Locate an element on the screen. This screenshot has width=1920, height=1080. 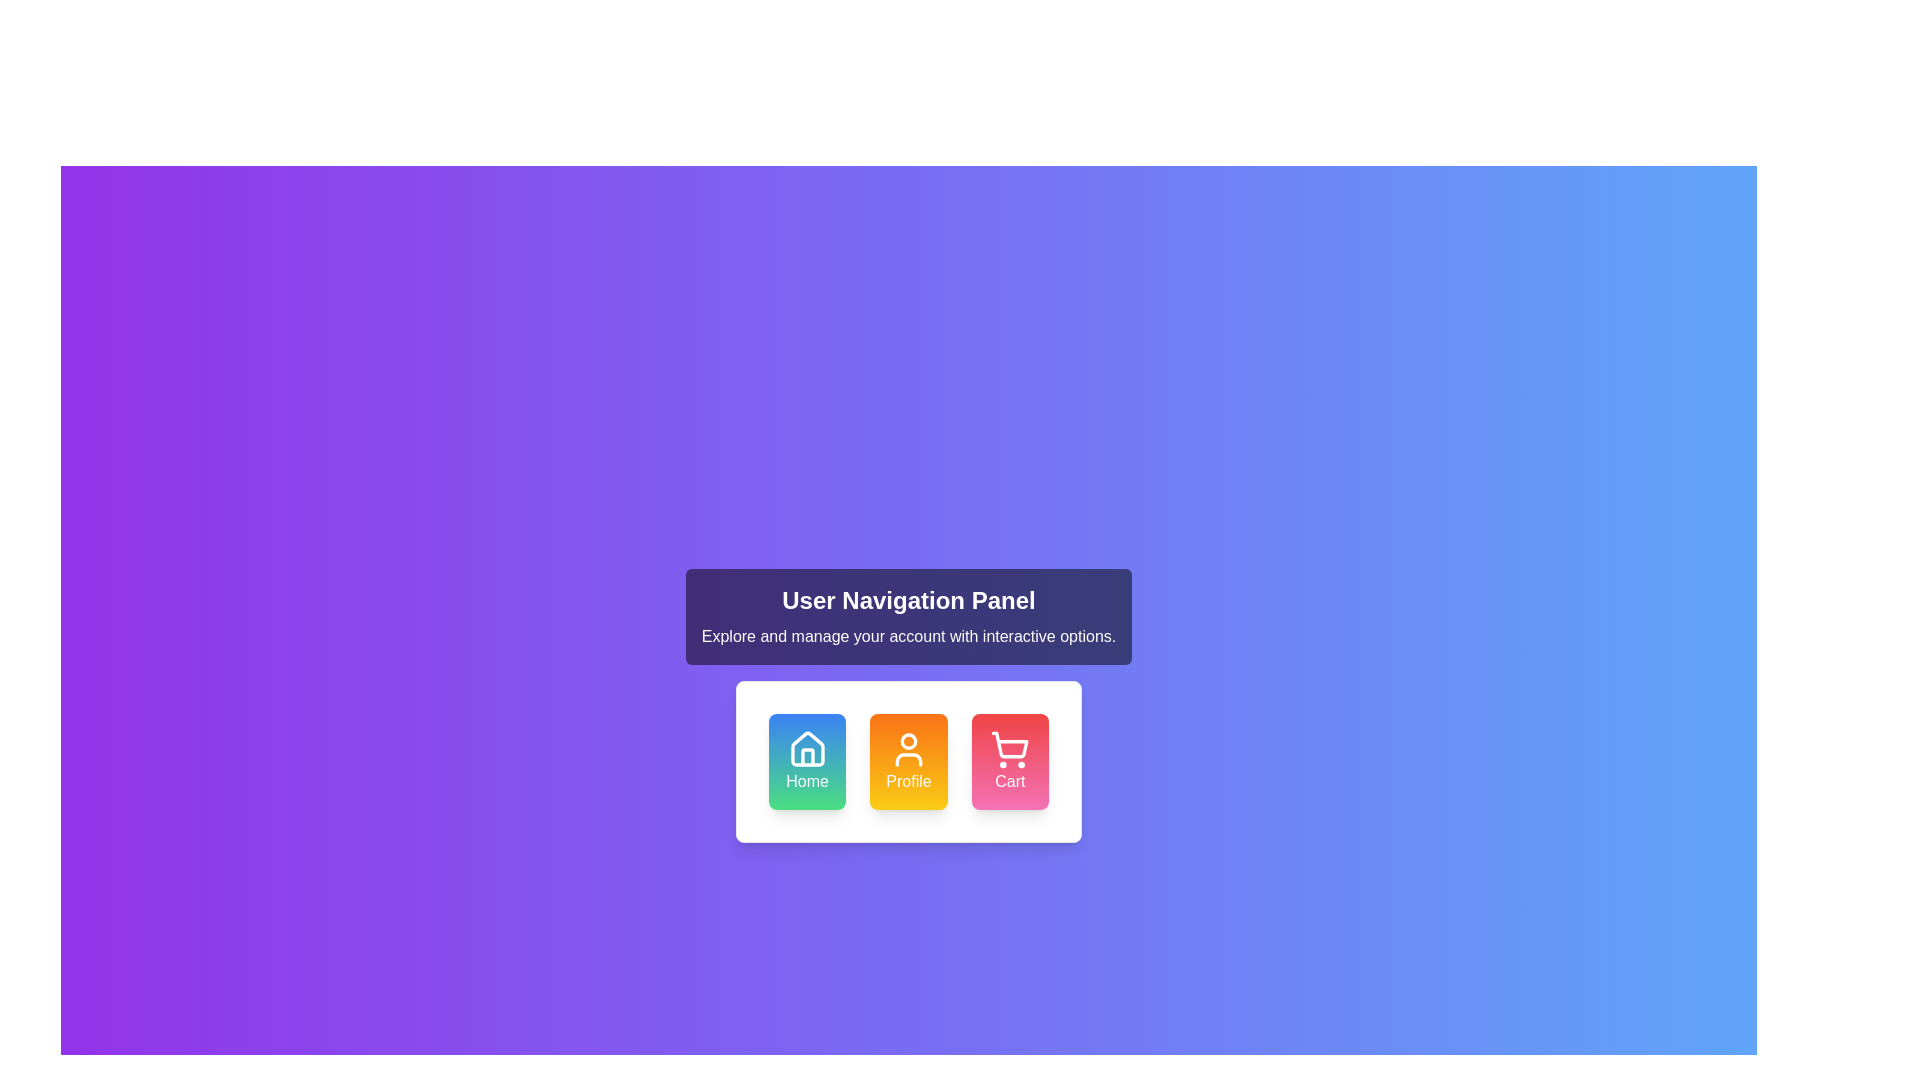
the shopping cart icon, which is the third icon from the left in the 'User Navigation Panel' and is part of the button labeled 'Cart' is located at coordinates (1010, 749).